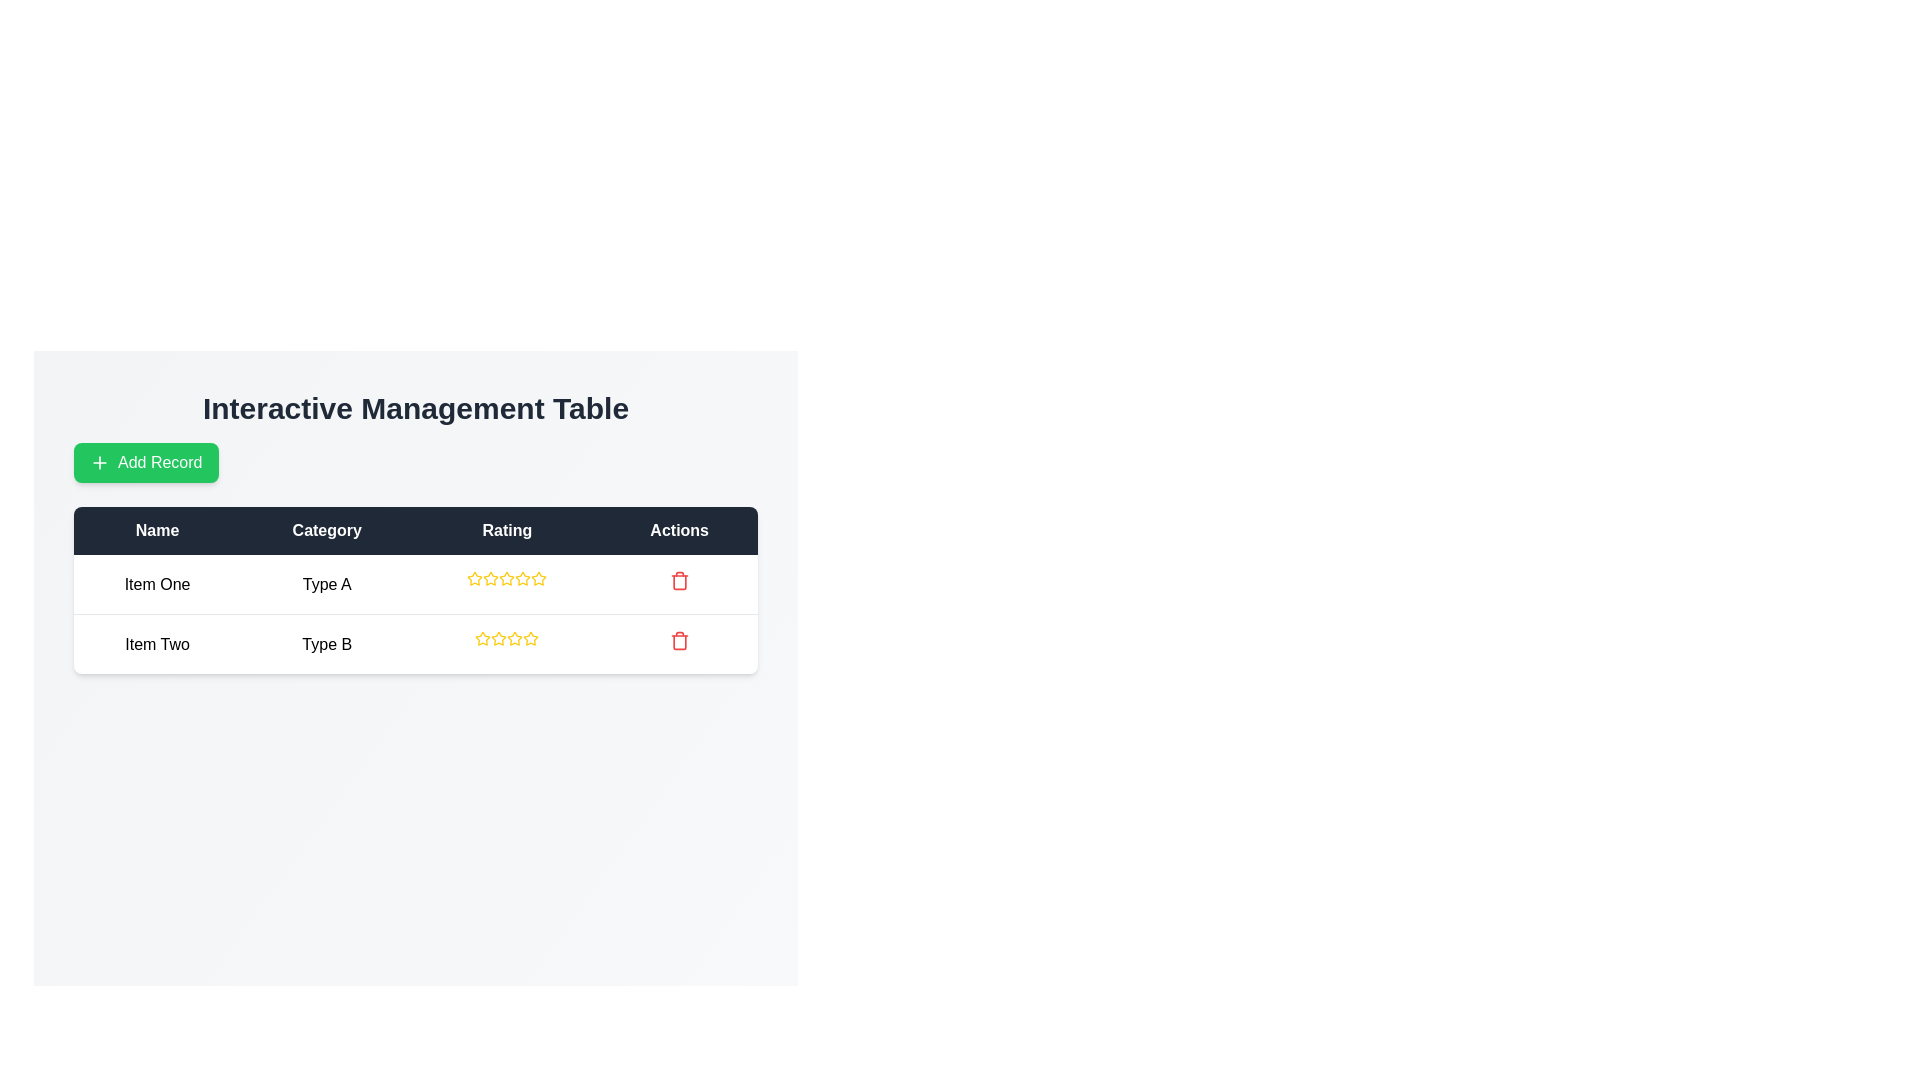  I want to click on the third rating star icon for 'Item One' in the 'Rating' column, so click(507, 578).